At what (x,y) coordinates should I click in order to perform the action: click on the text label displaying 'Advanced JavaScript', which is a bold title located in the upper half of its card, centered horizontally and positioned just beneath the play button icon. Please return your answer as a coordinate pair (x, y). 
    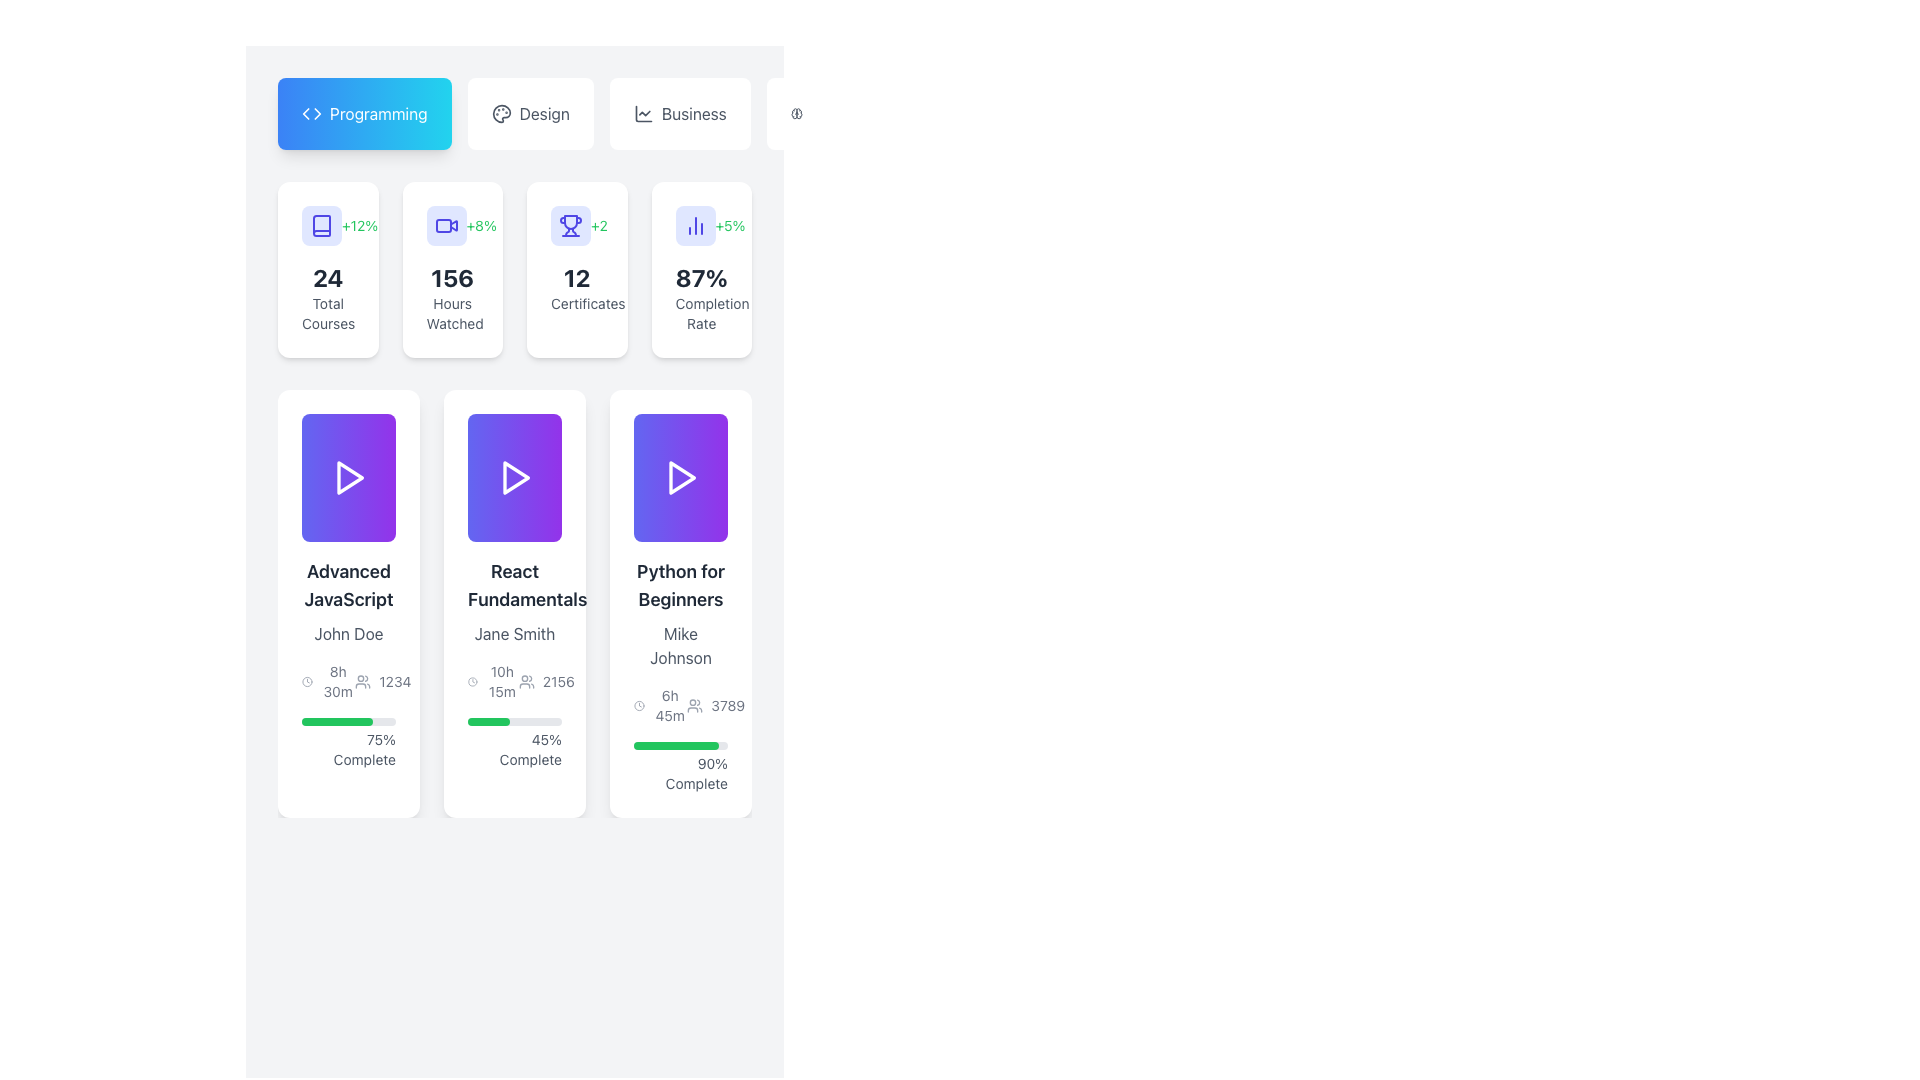
    Looking at the image, I should click on (349, 585).